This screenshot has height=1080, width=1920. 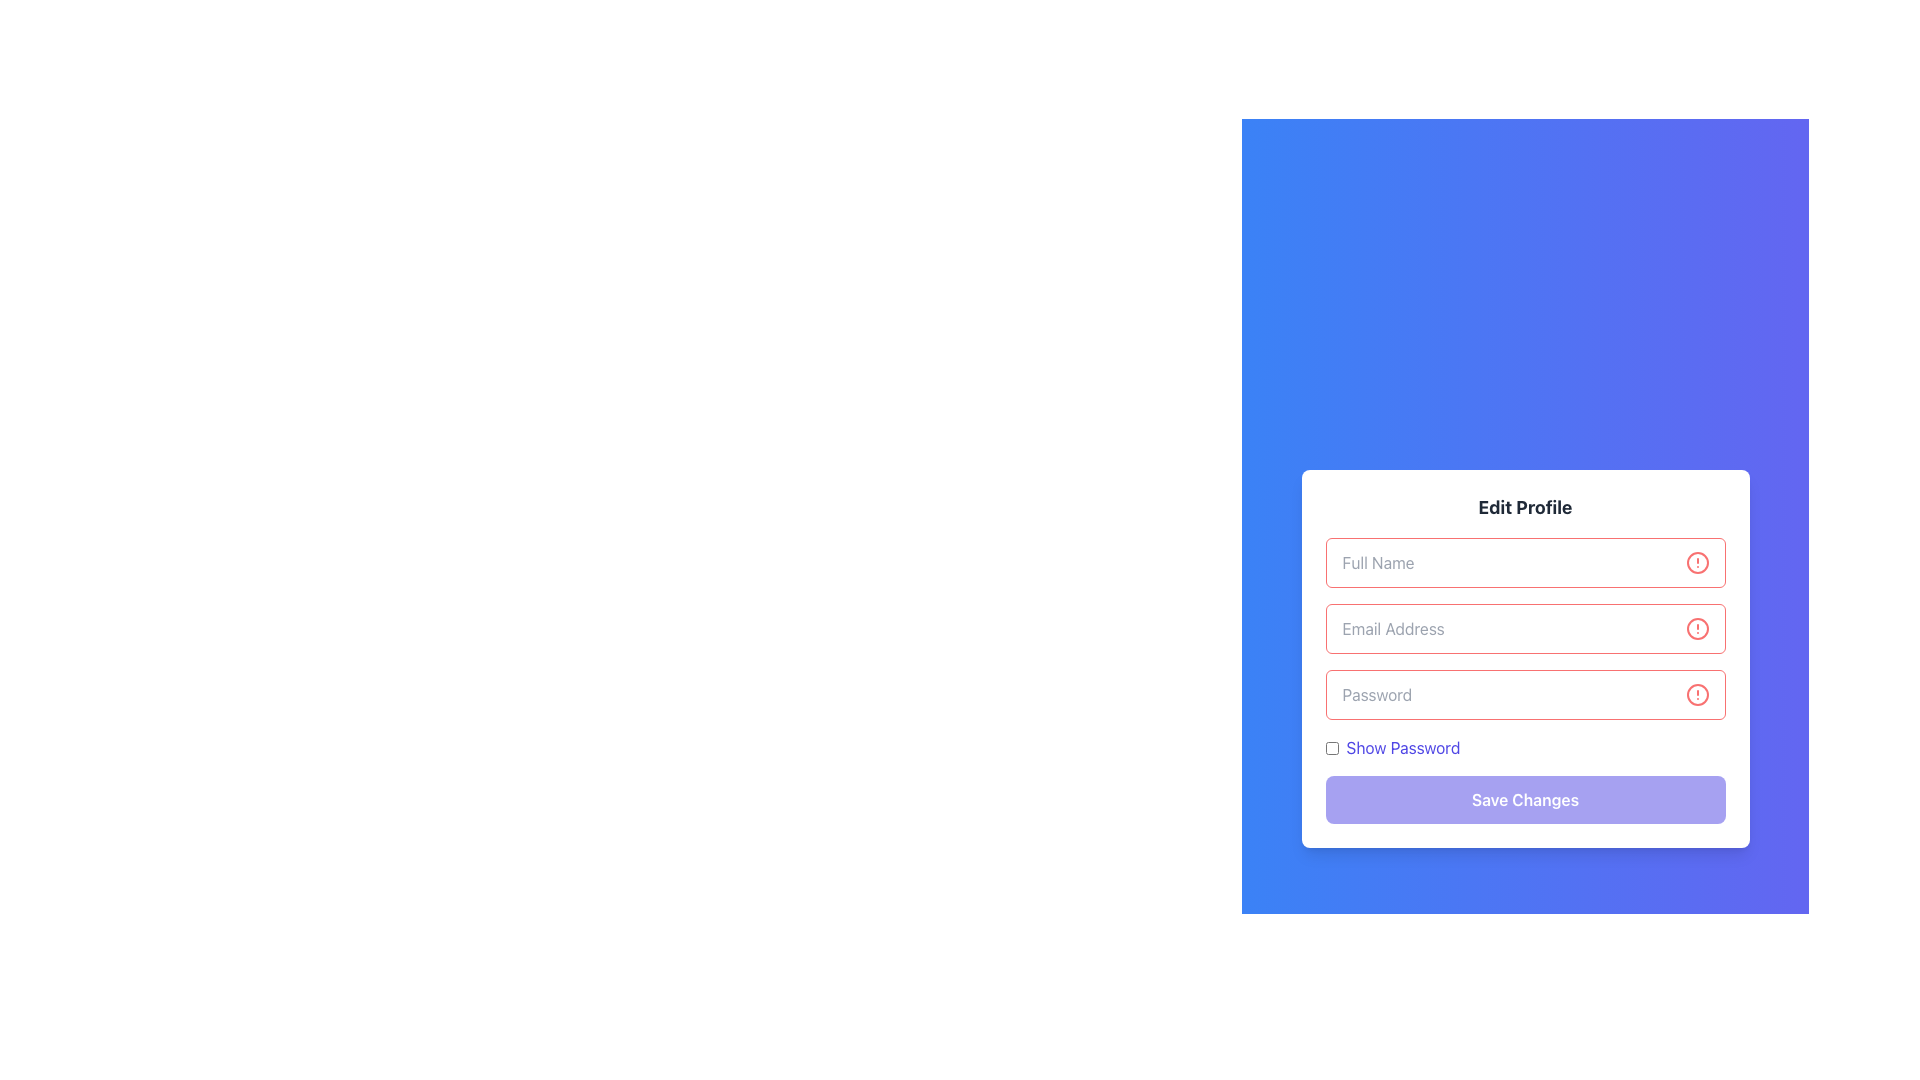 What do you see at coordinates (1696, 627) in the screenshot?
I see `the circular graphical element of the warning icon that indicates an alert for the 'Email Address' field` at bounding box center [1696, 627].